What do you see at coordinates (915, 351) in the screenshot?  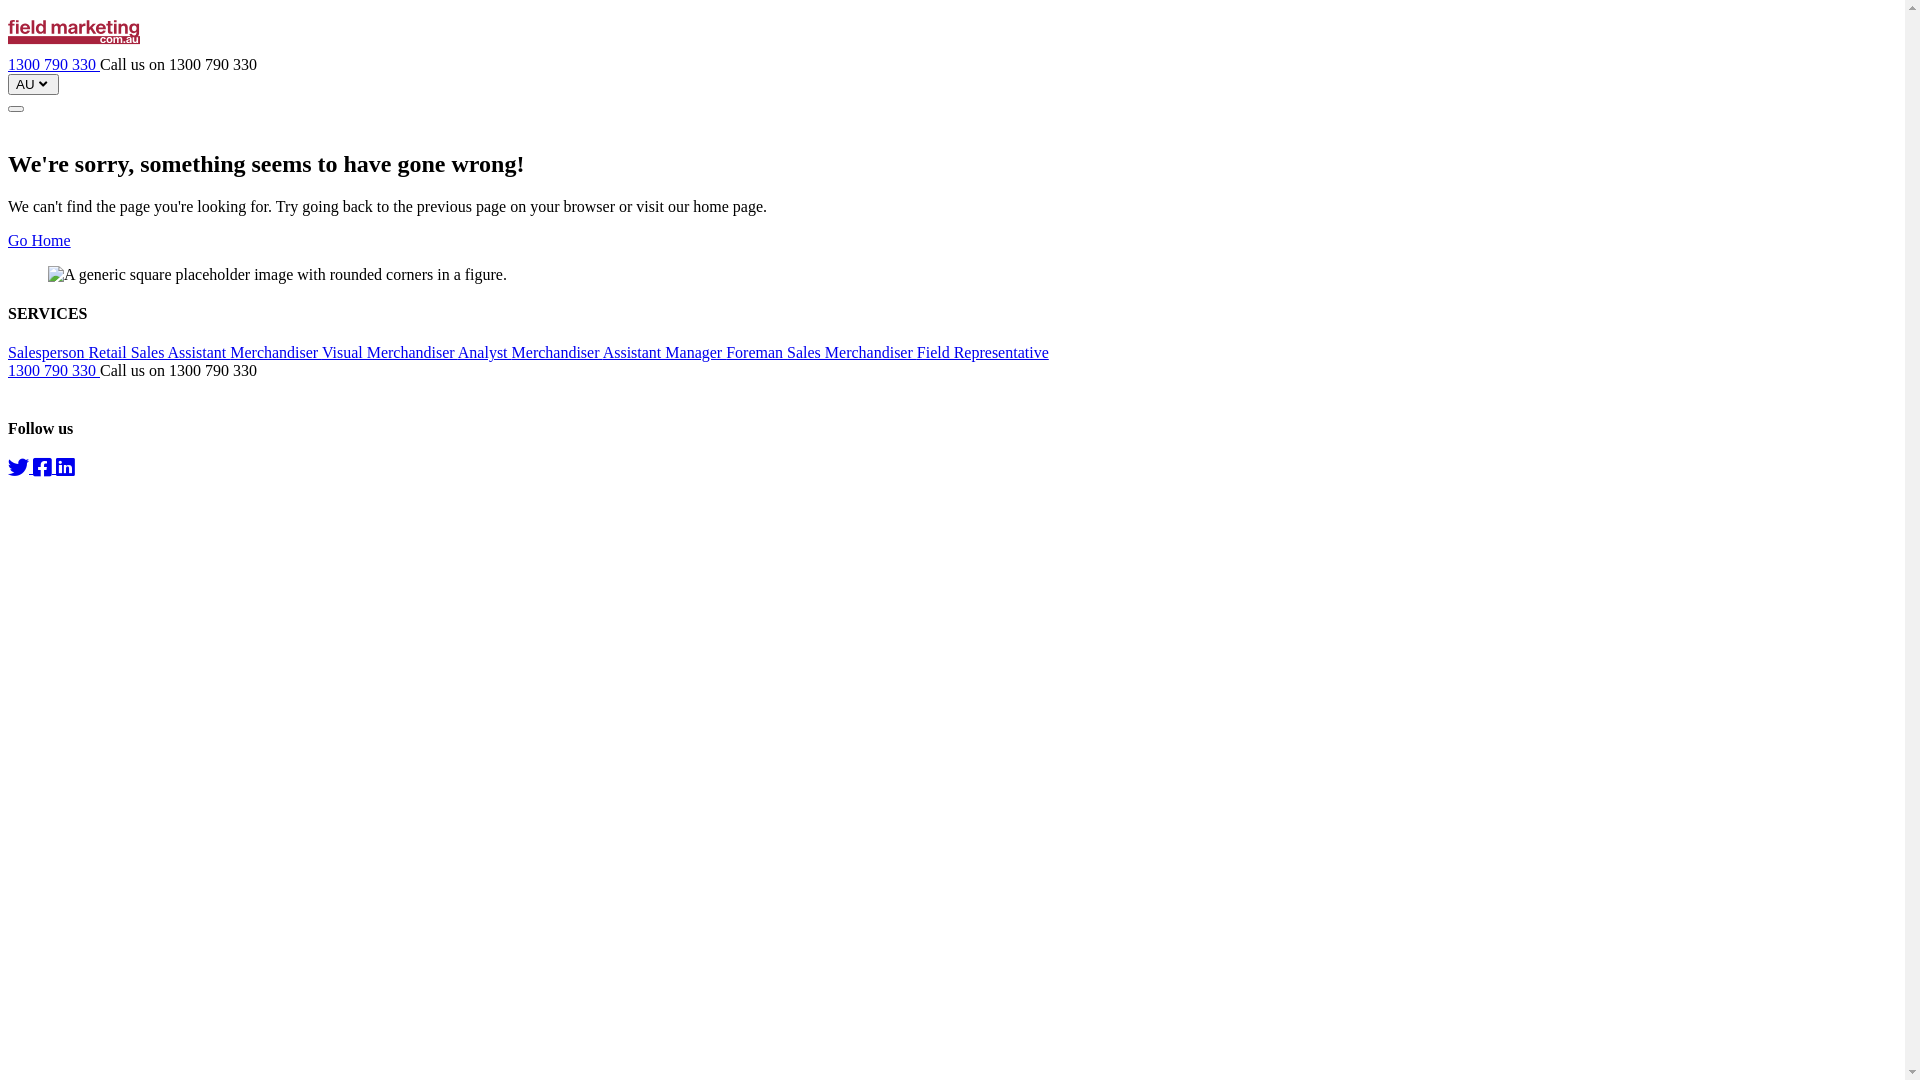 I see `'Field Representative'` at bounding box center [915, 351].